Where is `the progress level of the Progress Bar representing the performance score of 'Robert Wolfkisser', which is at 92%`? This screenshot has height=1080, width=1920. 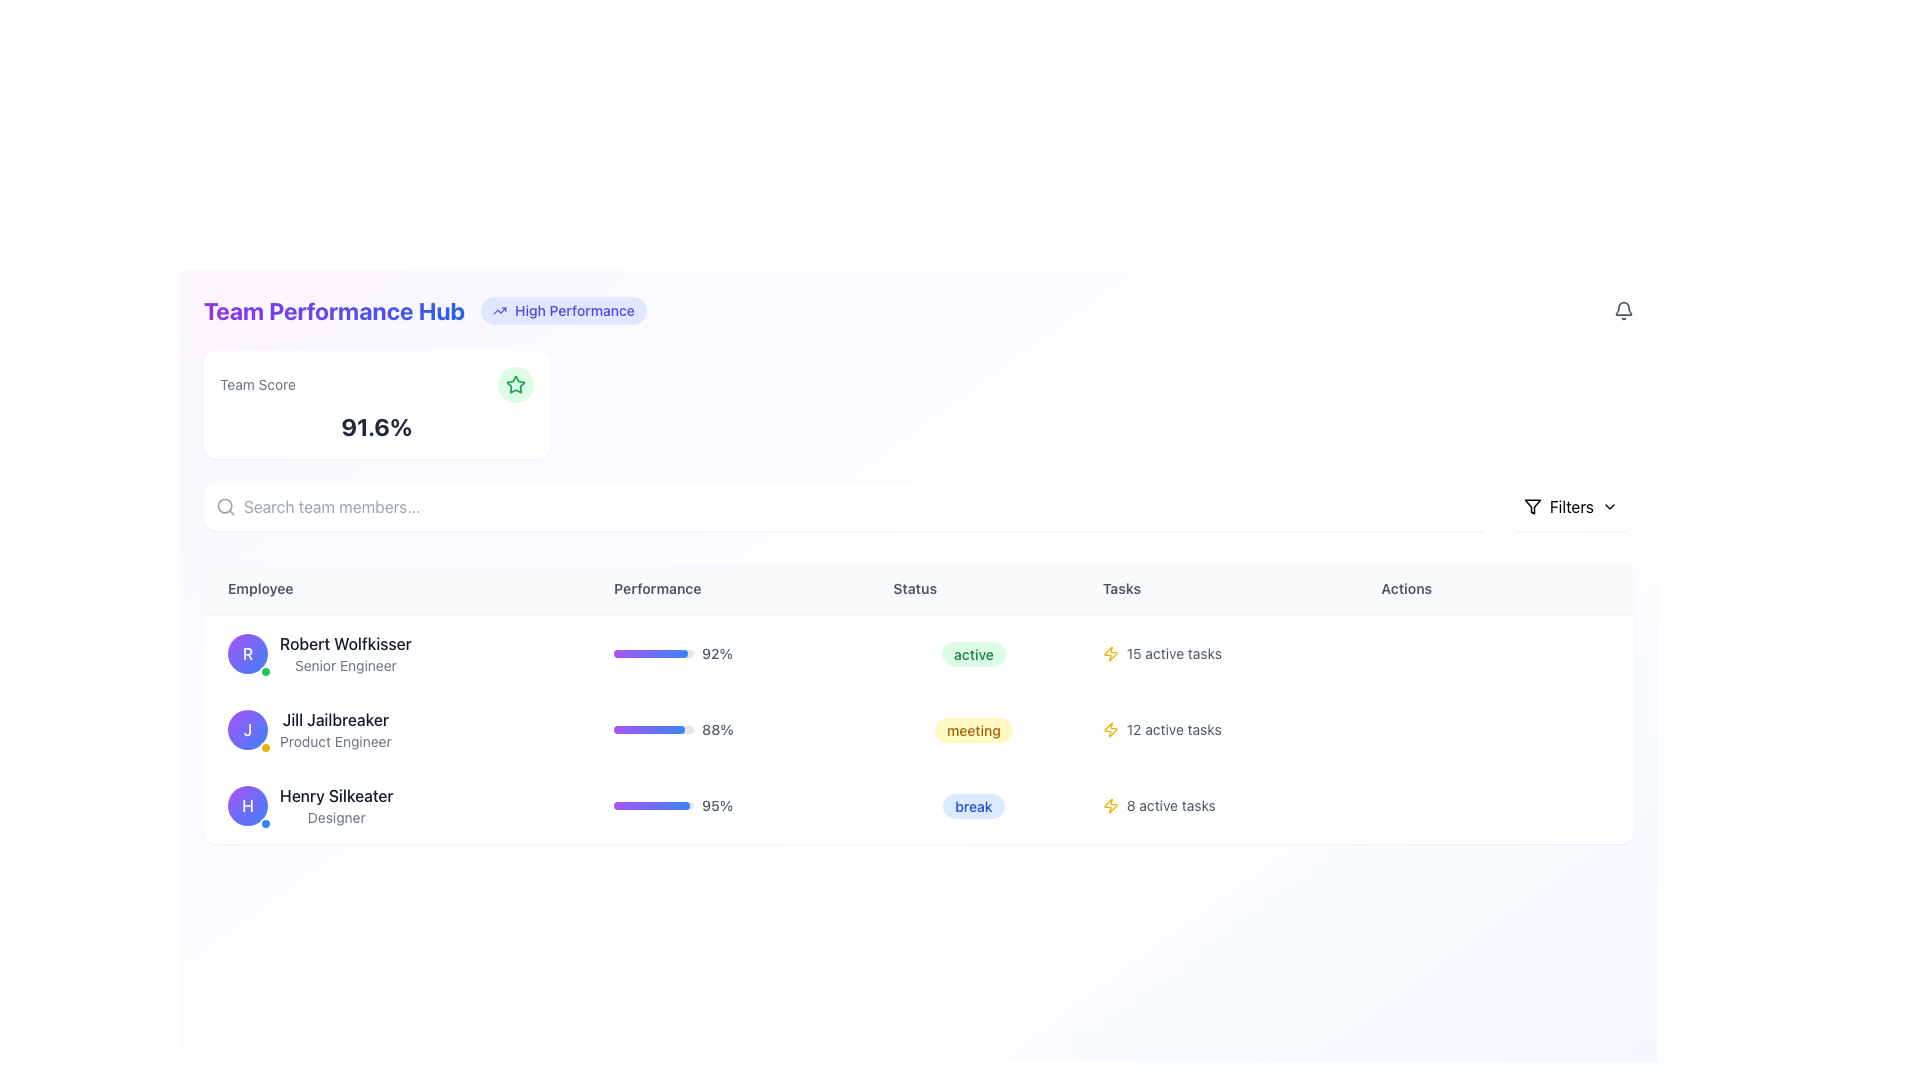 the progress level of the Progress Bar representing the performance score of 'Robert Wolfkisser', which is at 92% is located at coordinates (651, 654).